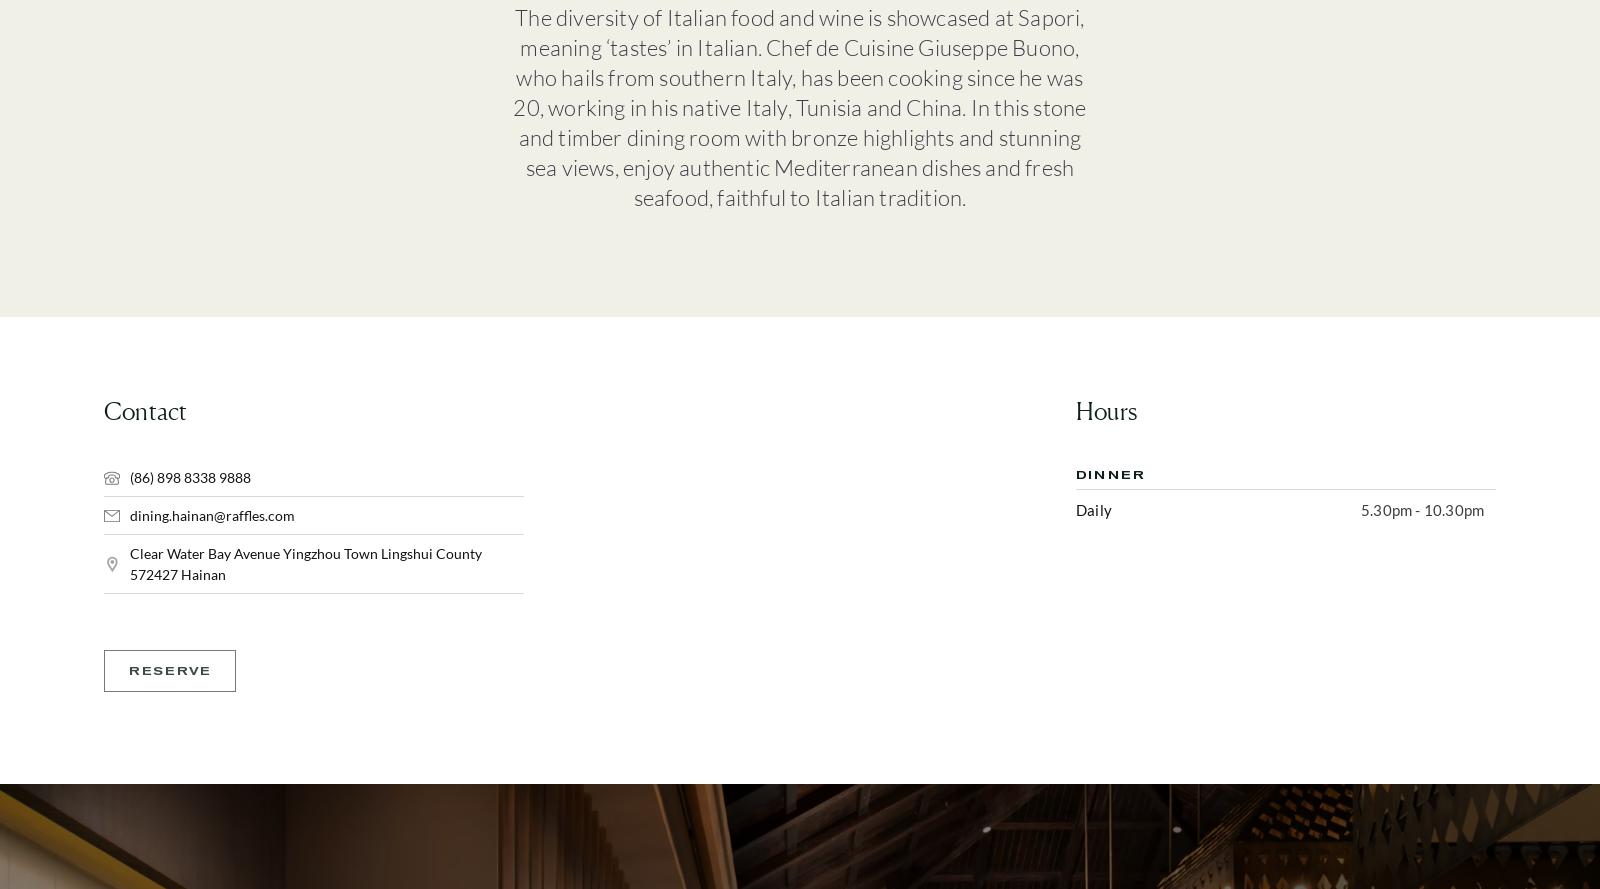  I want to click on 'Connect', so click(1152, 326).